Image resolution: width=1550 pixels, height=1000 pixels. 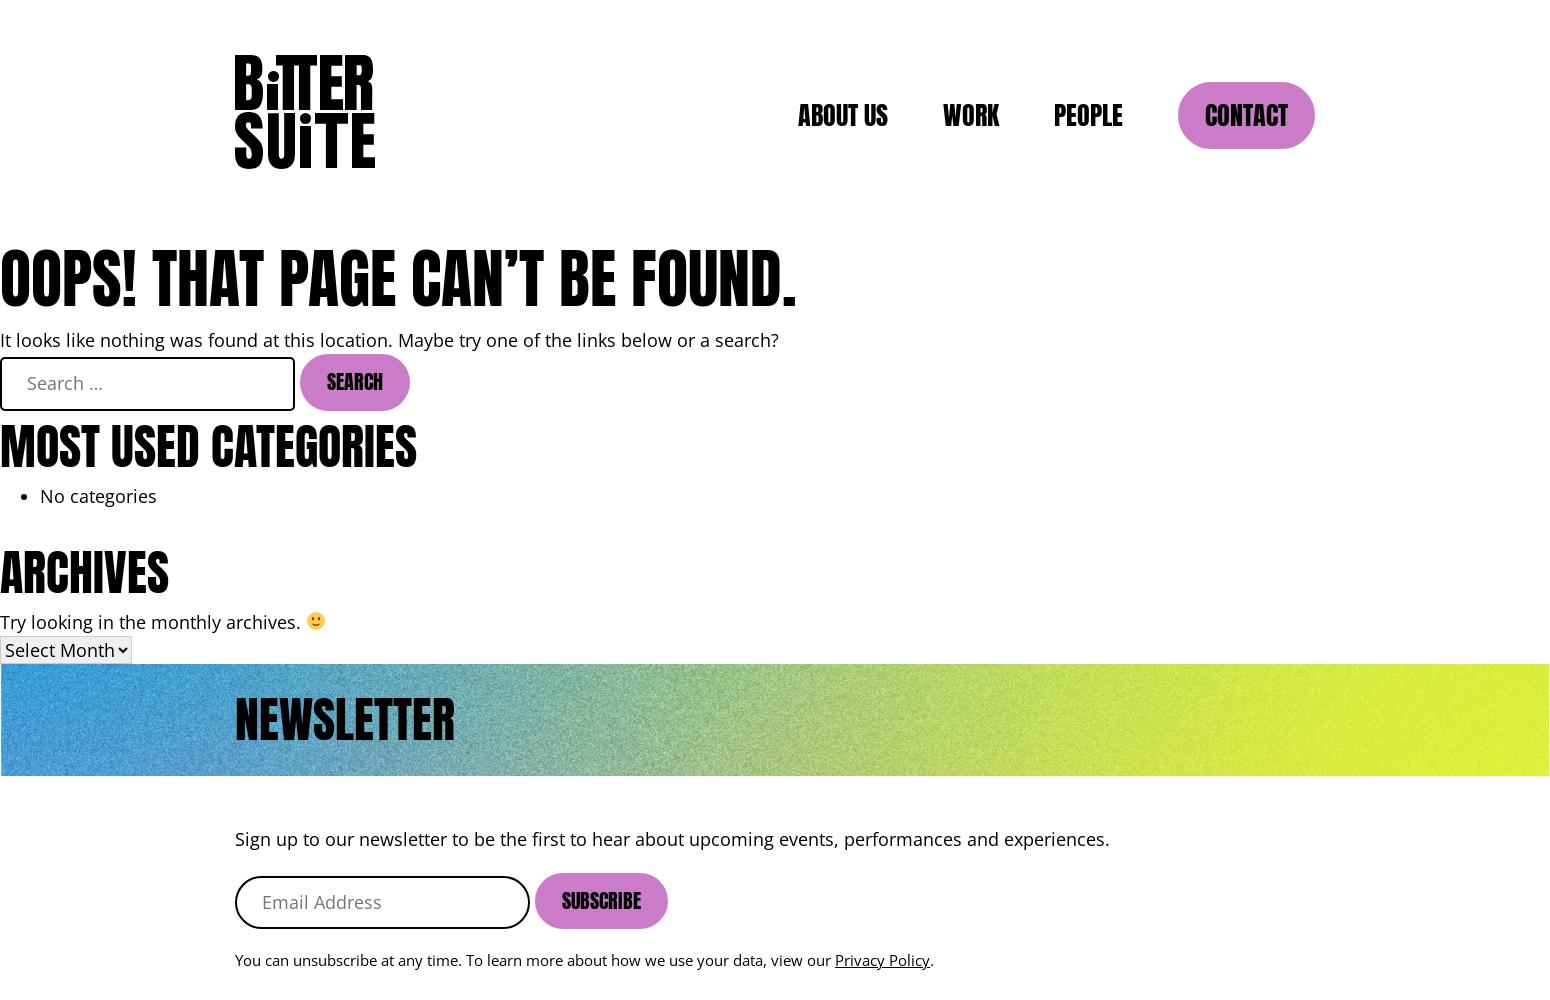 What do you see at coordinates (38, 494) in the screenshot?
I see `'No categories'` at bounding box center [38, 494].